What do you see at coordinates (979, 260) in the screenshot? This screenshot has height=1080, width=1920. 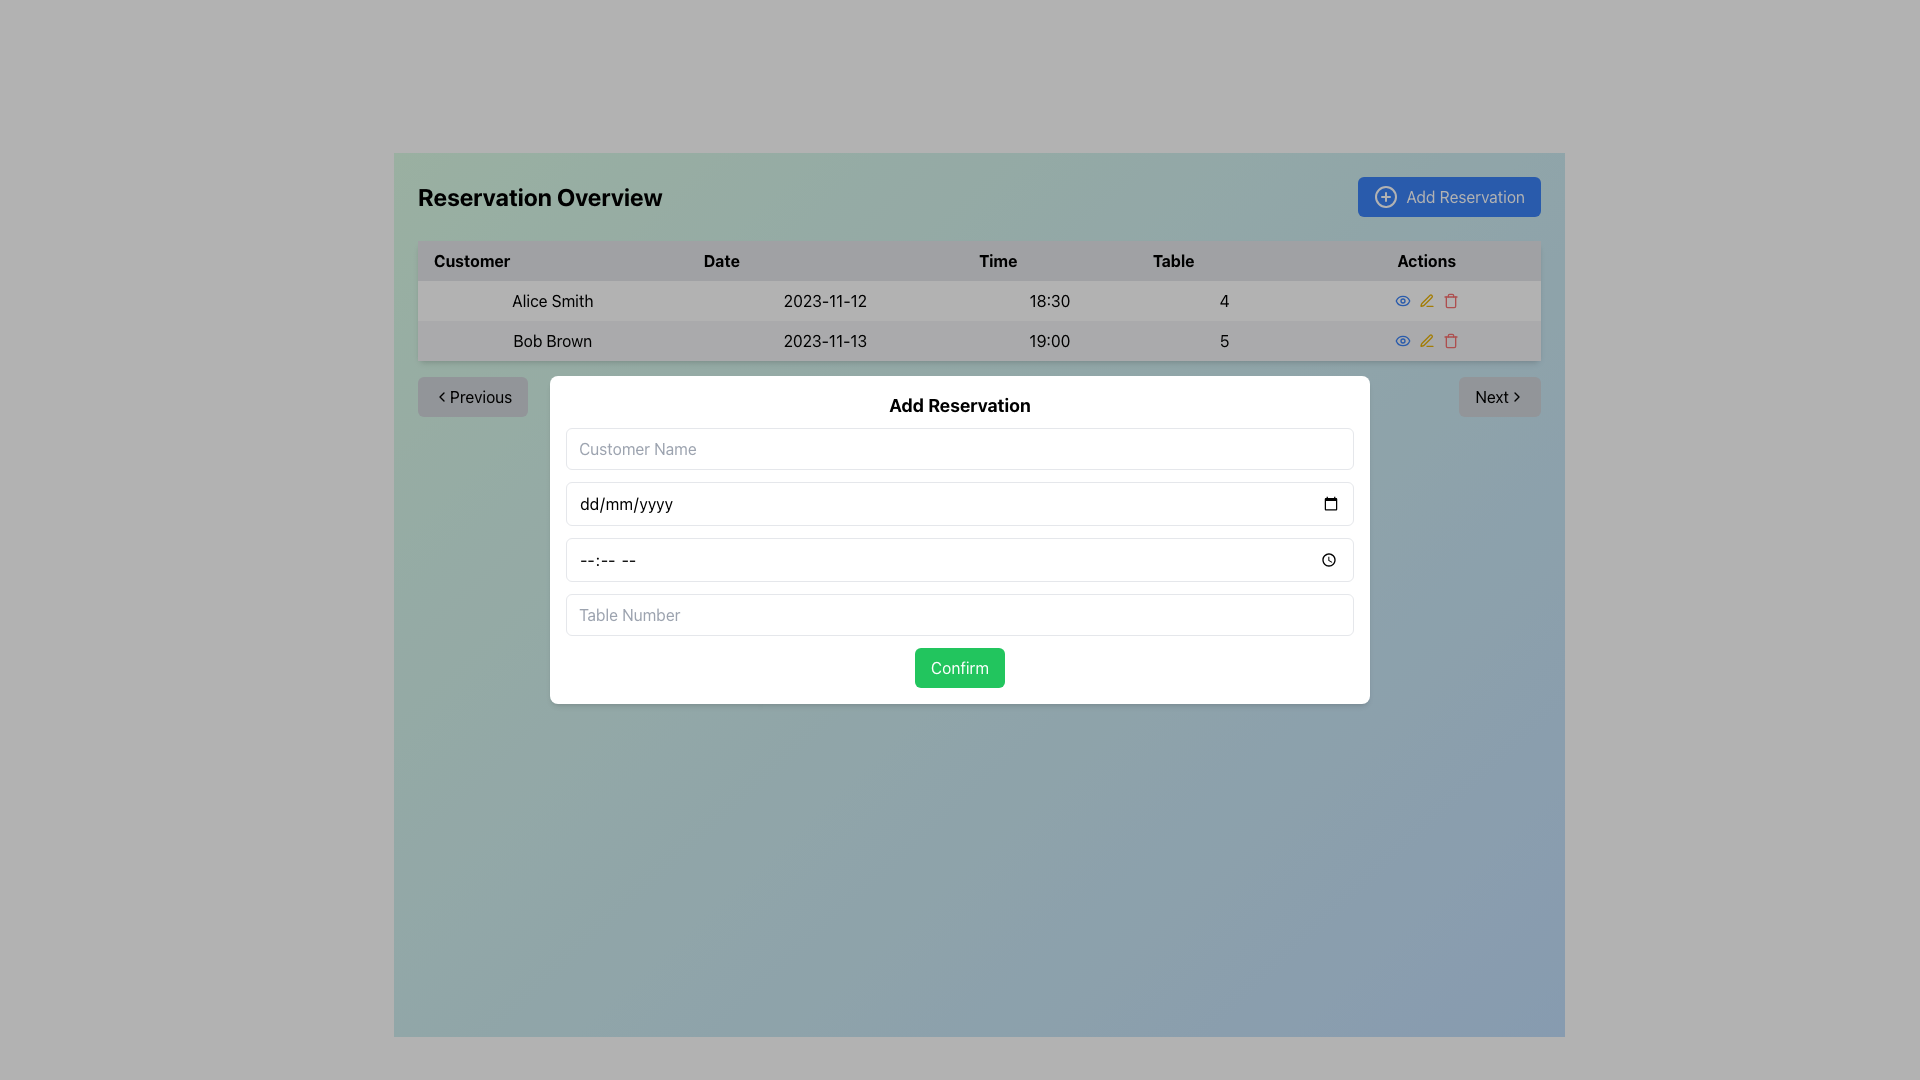 I see `the 'Time' column header text label, which is the third column in the table interface, located between 'Date' and 'Table'` at bounding box center [979, 260].